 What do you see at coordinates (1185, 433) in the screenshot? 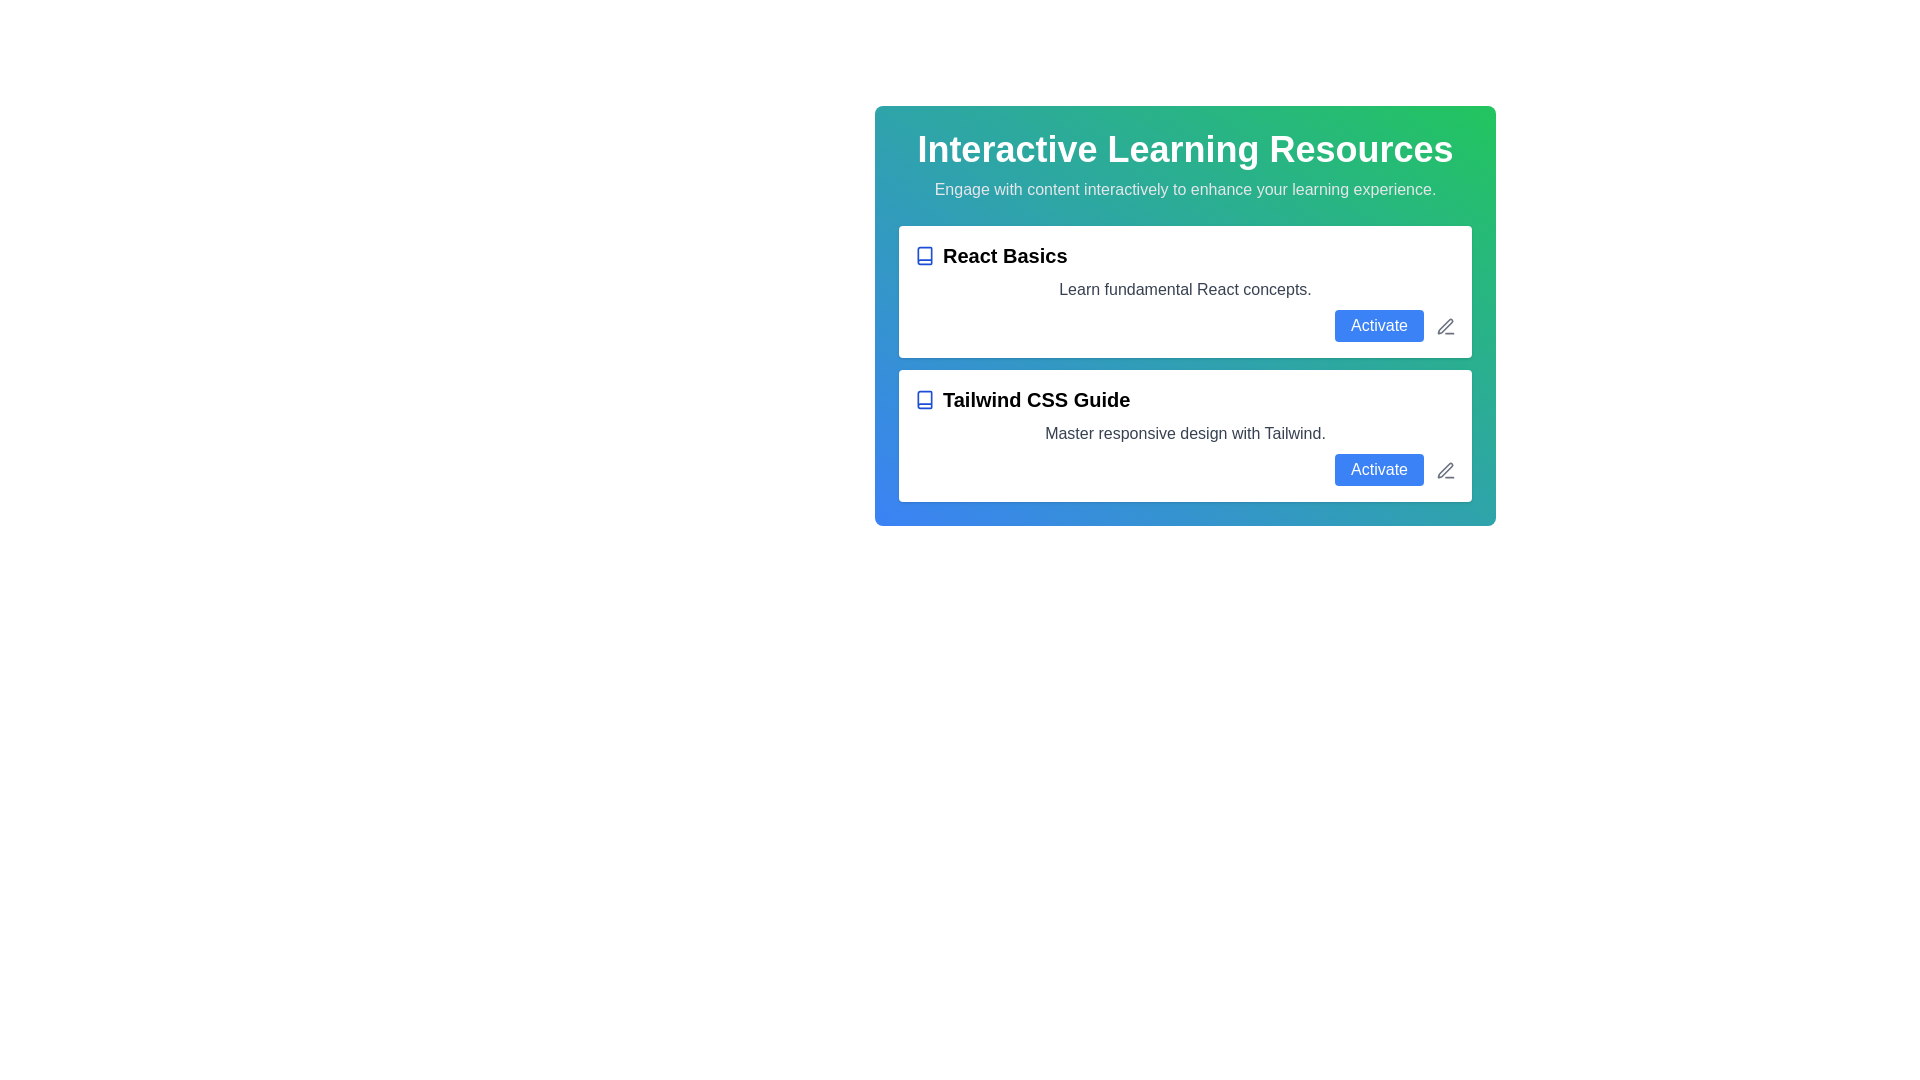
I see `descriptive text about 'Tailwind CSS Guide', which is the second text line within the card directly under the title and above the 'Activate' button` at bounding box center [1185, 433].